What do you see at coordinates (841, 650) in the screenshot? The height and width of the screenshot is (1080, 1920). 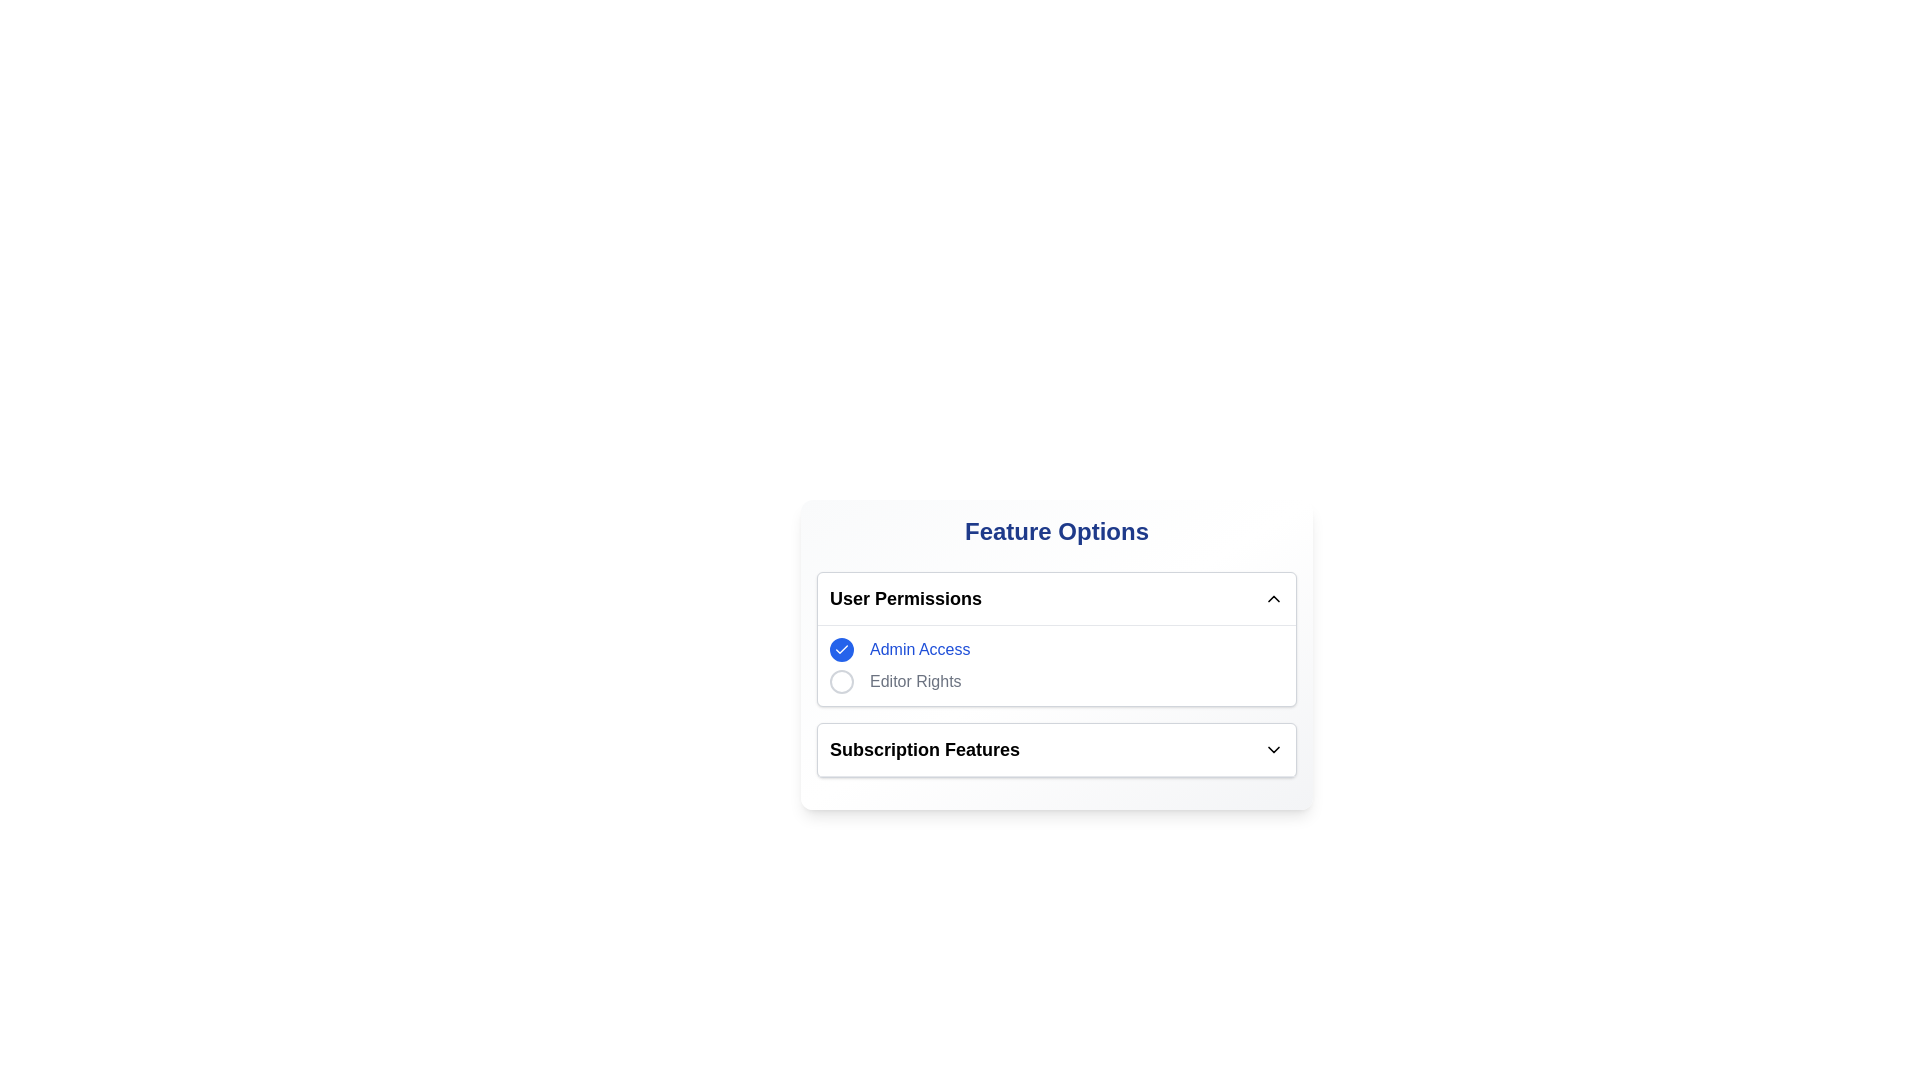 I see `the 'Admin Access' checkbox to potentially display a tooltip` at bounding box center [841, 650].